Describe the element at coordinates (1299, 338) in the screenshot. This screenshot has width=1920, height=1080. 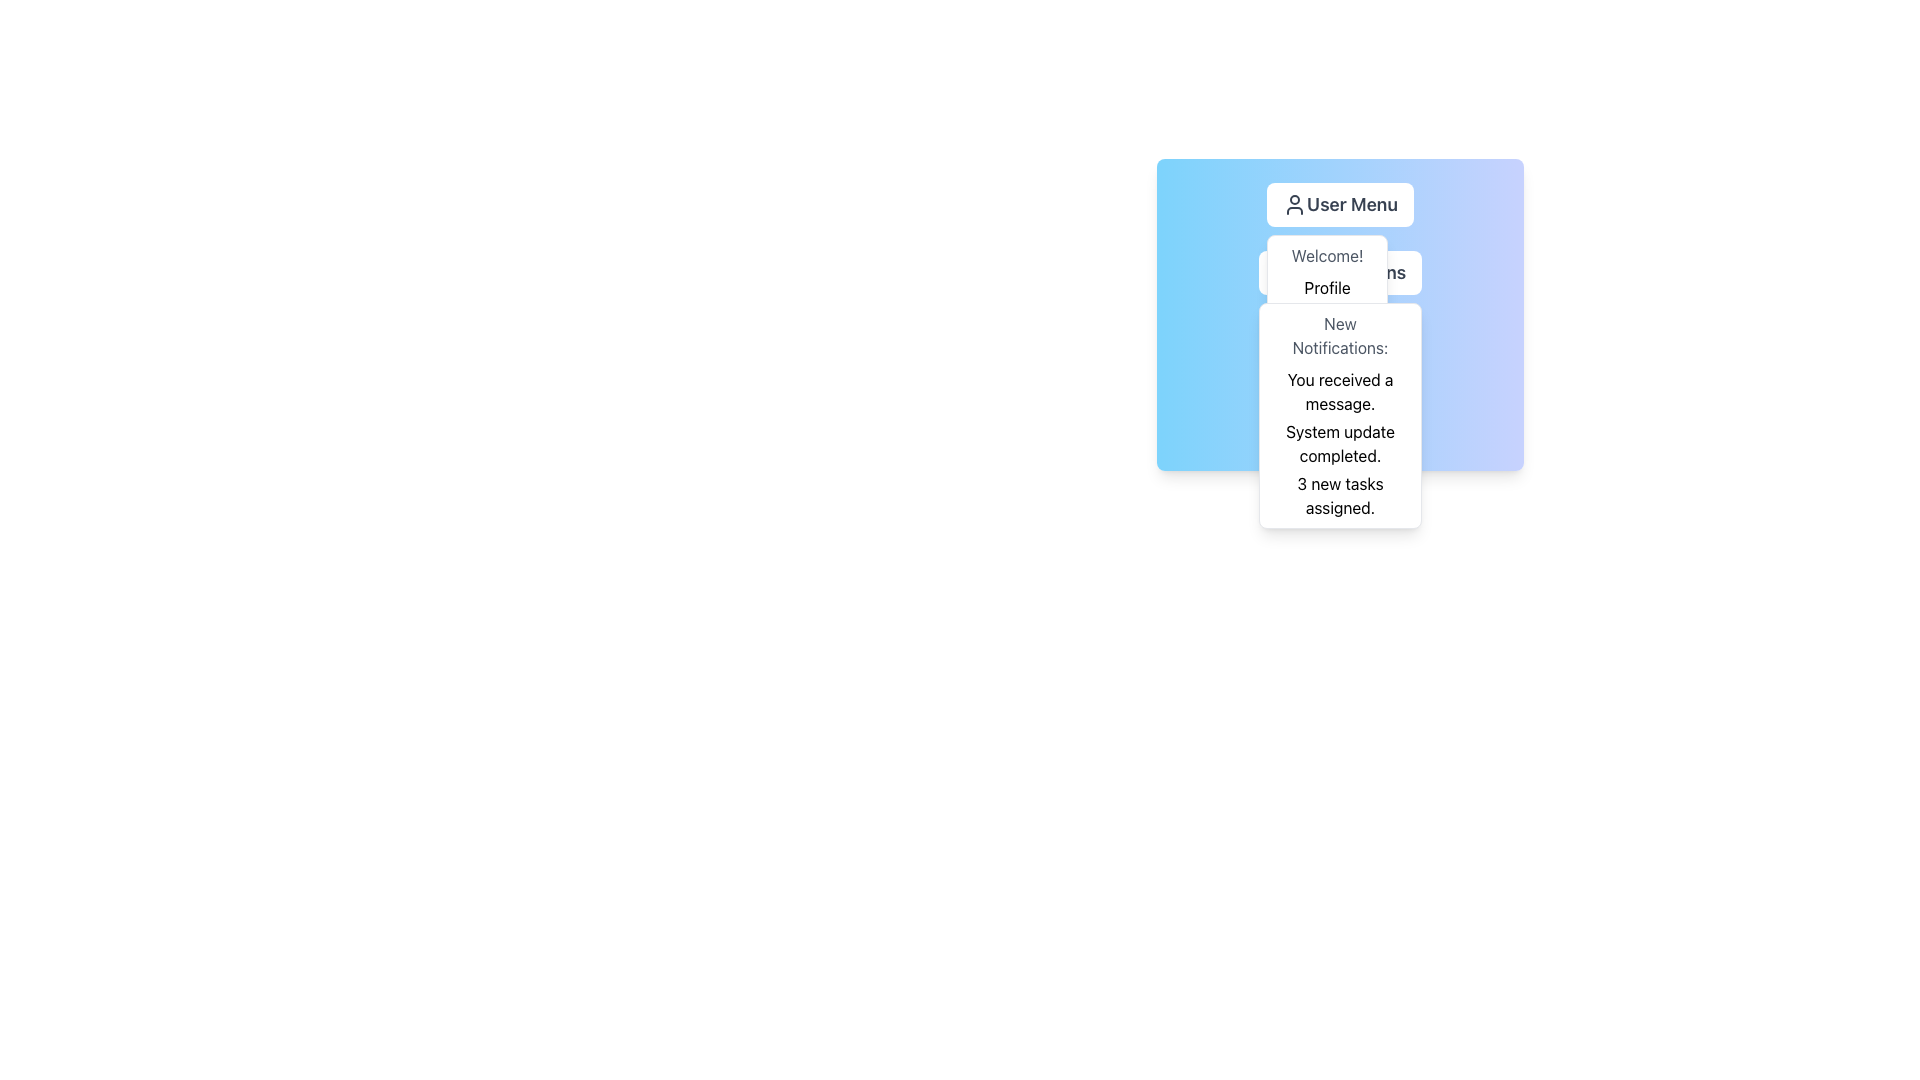
I see `the notification icon located to the left of the 'New Notifications:' text in the dropdown menu, as it serves as a visual indicator for new messages` at that location.